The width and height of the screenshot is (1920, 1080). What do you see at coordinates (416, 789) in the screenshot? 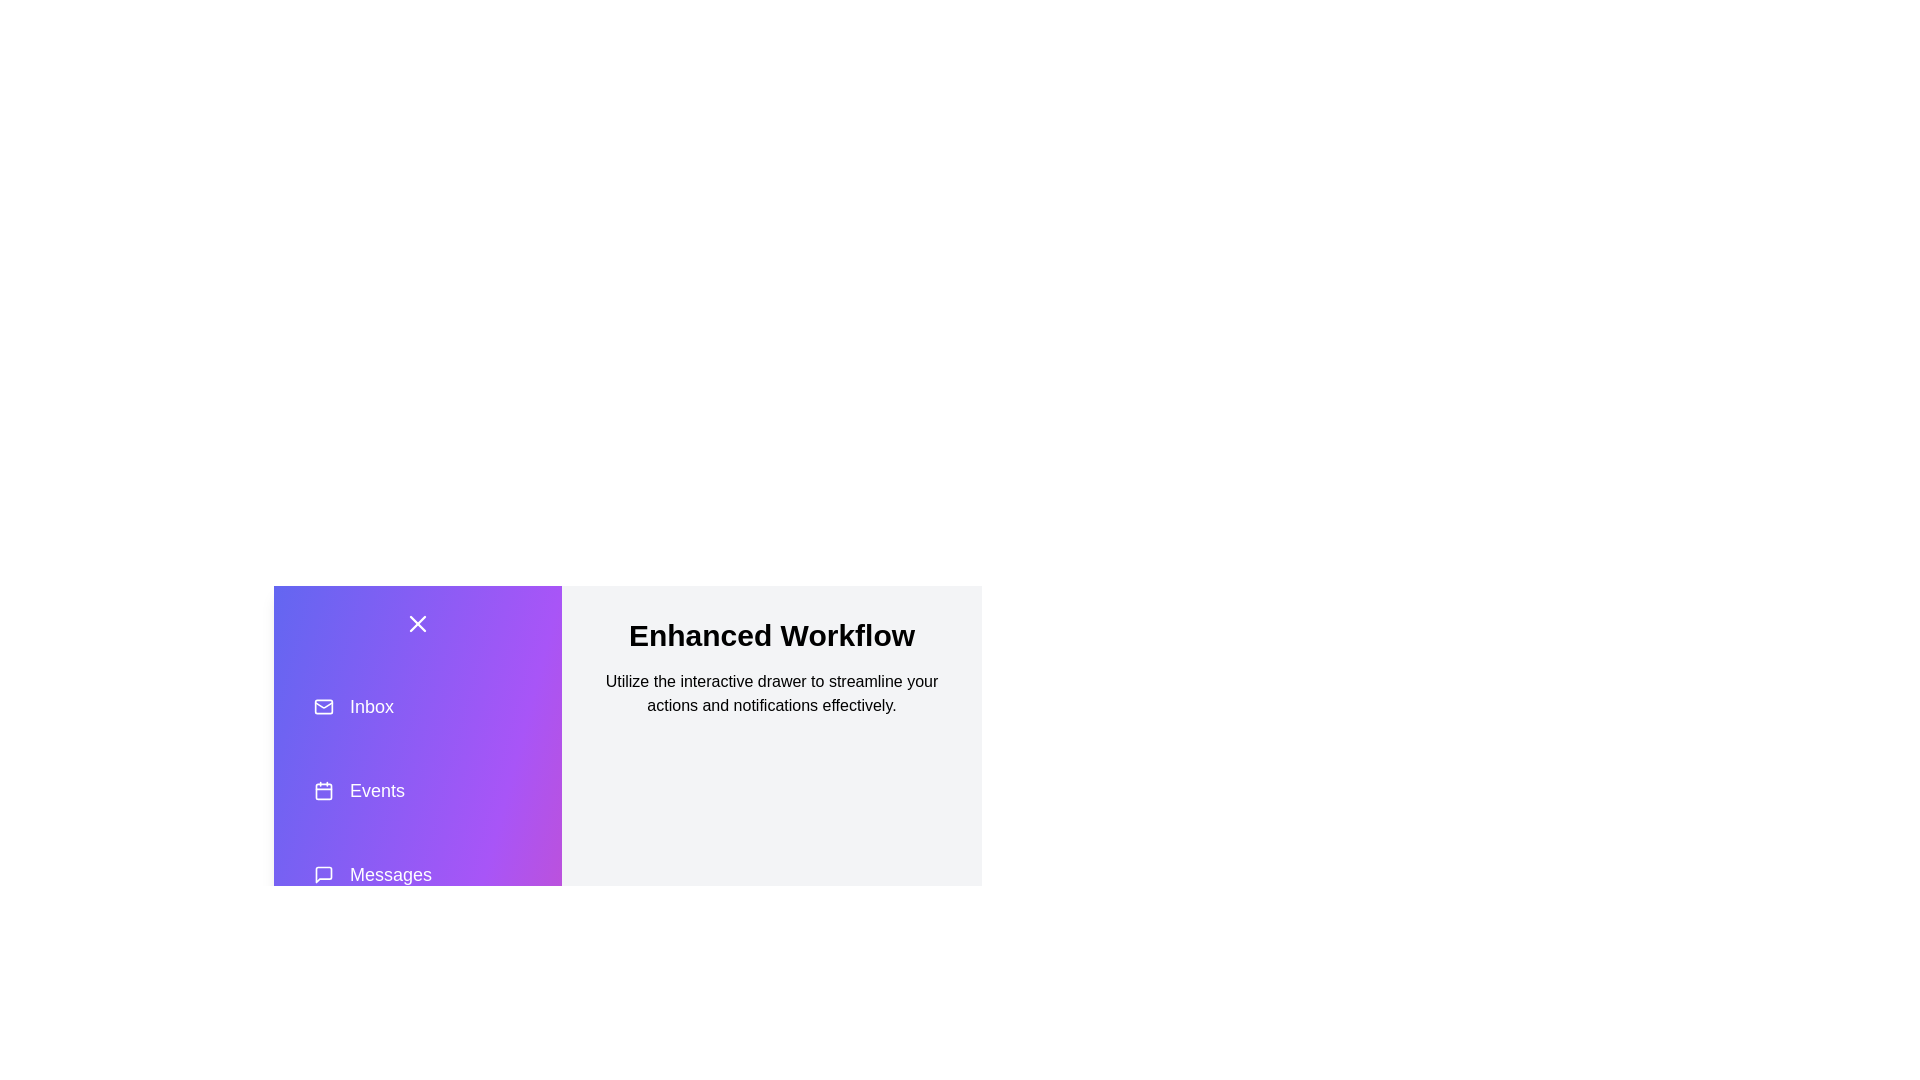
I see `the action item Events in the drawer` at bounding box center [416, 789].